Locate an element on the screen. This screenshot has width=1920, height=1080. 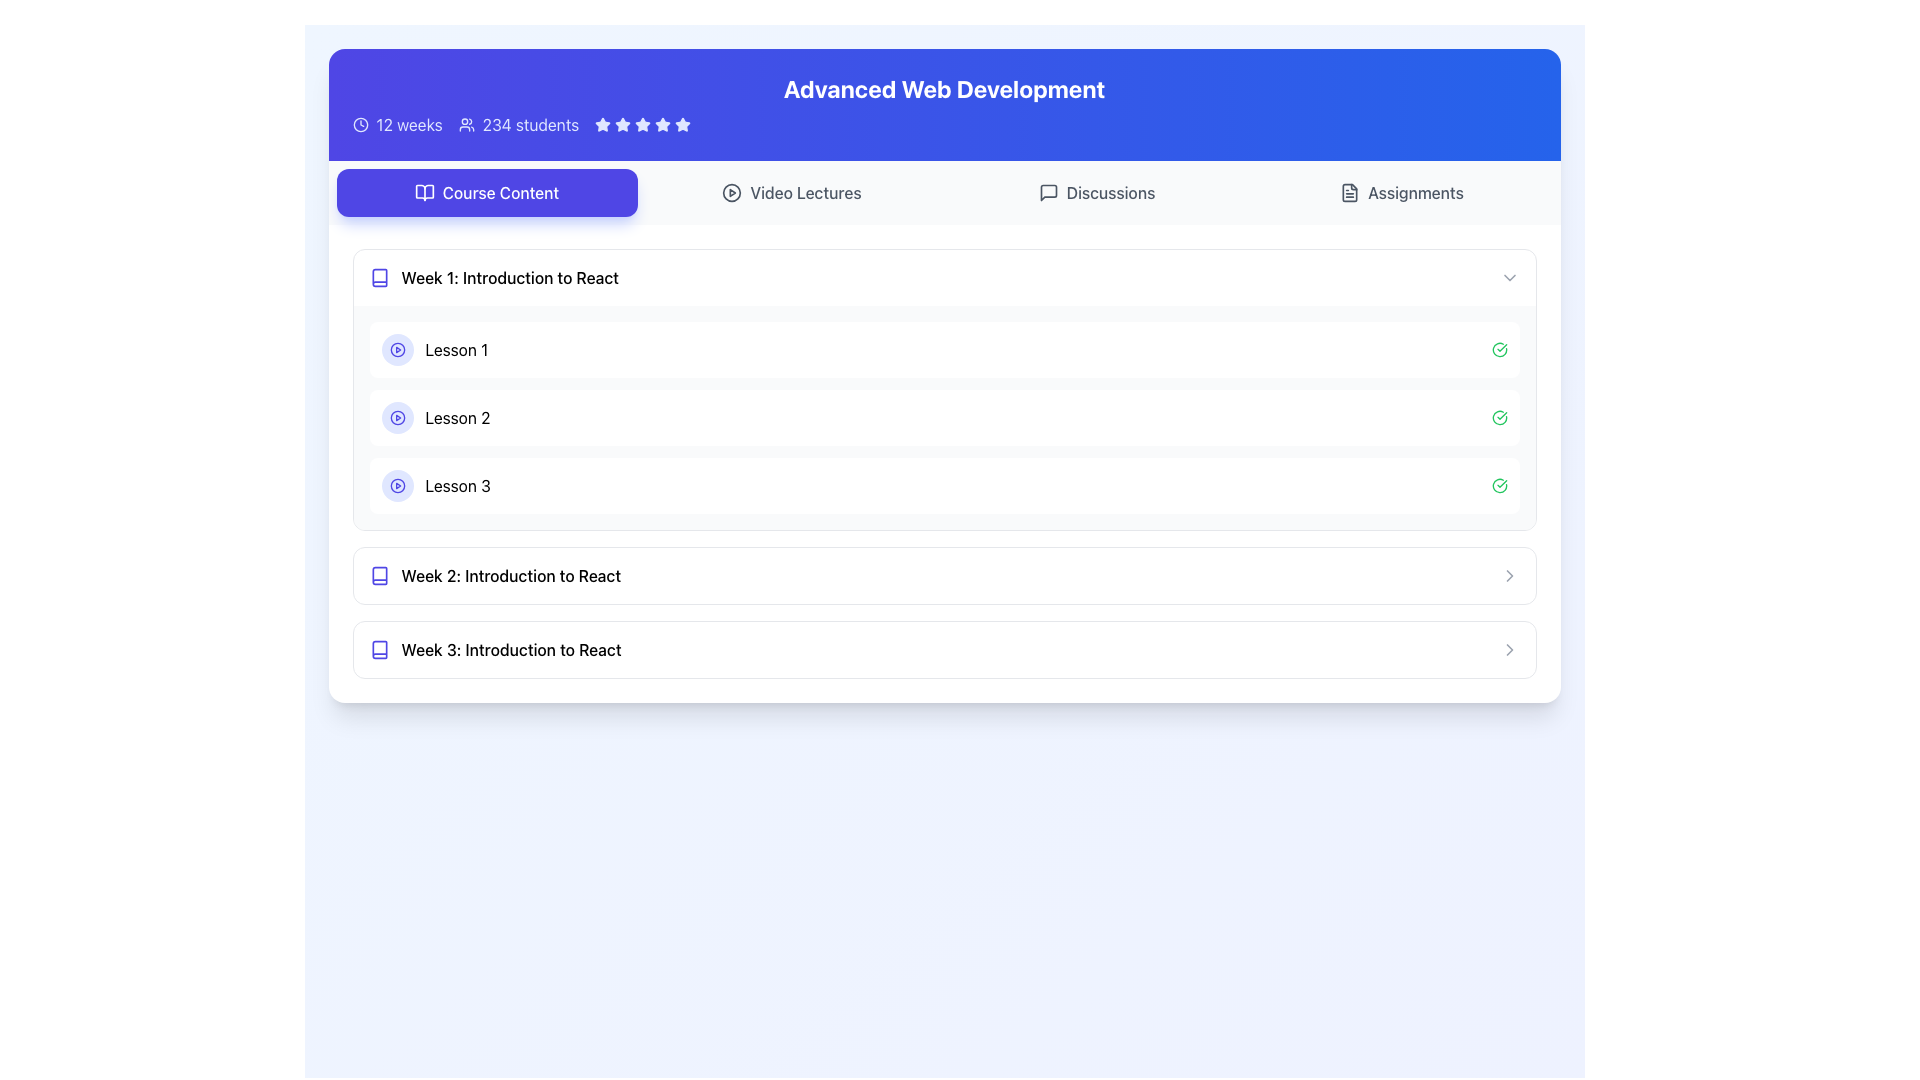
the clock icon located to the left of the '12 weeks' label under the title 'Advanced Web Development' in the blue header area is located at coordinates (360, 124).